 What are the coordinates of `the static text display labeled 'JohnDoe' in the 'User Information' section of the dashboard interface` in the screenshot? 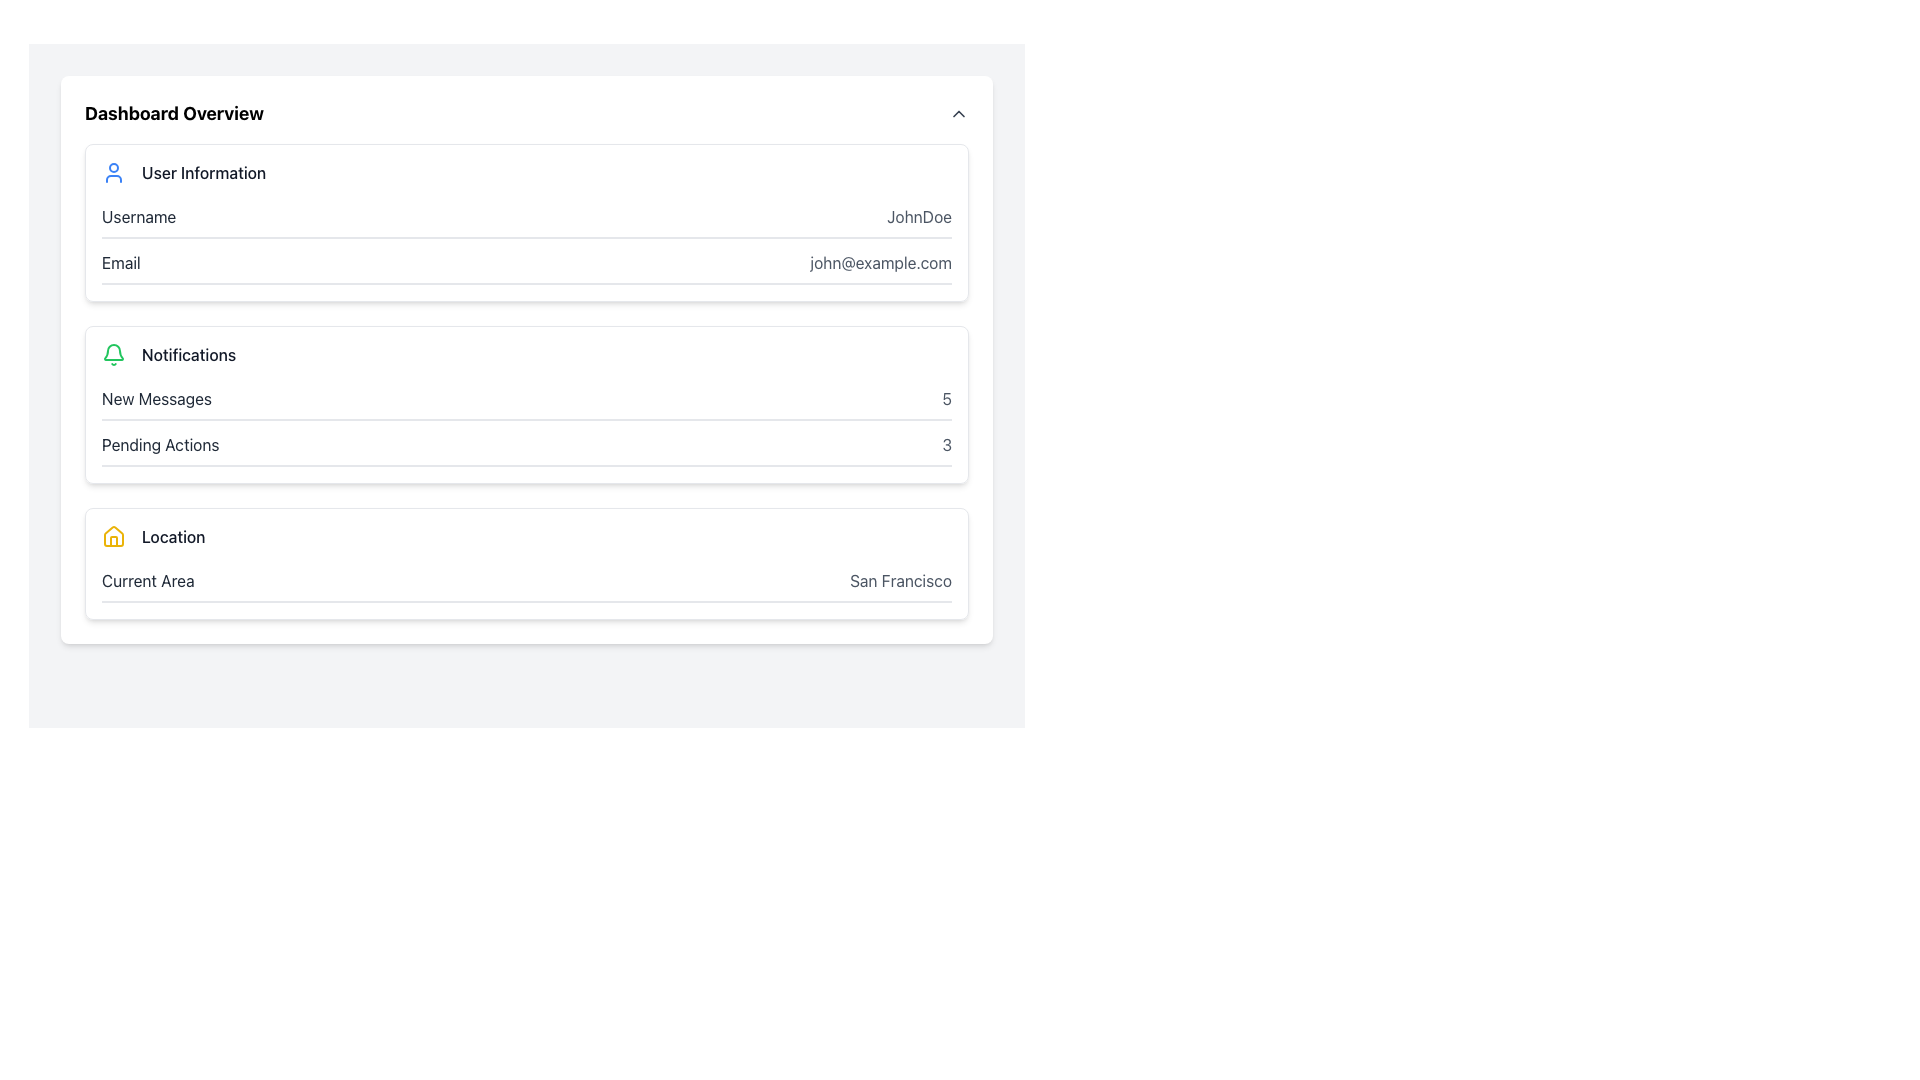 It's located at (918, 216).